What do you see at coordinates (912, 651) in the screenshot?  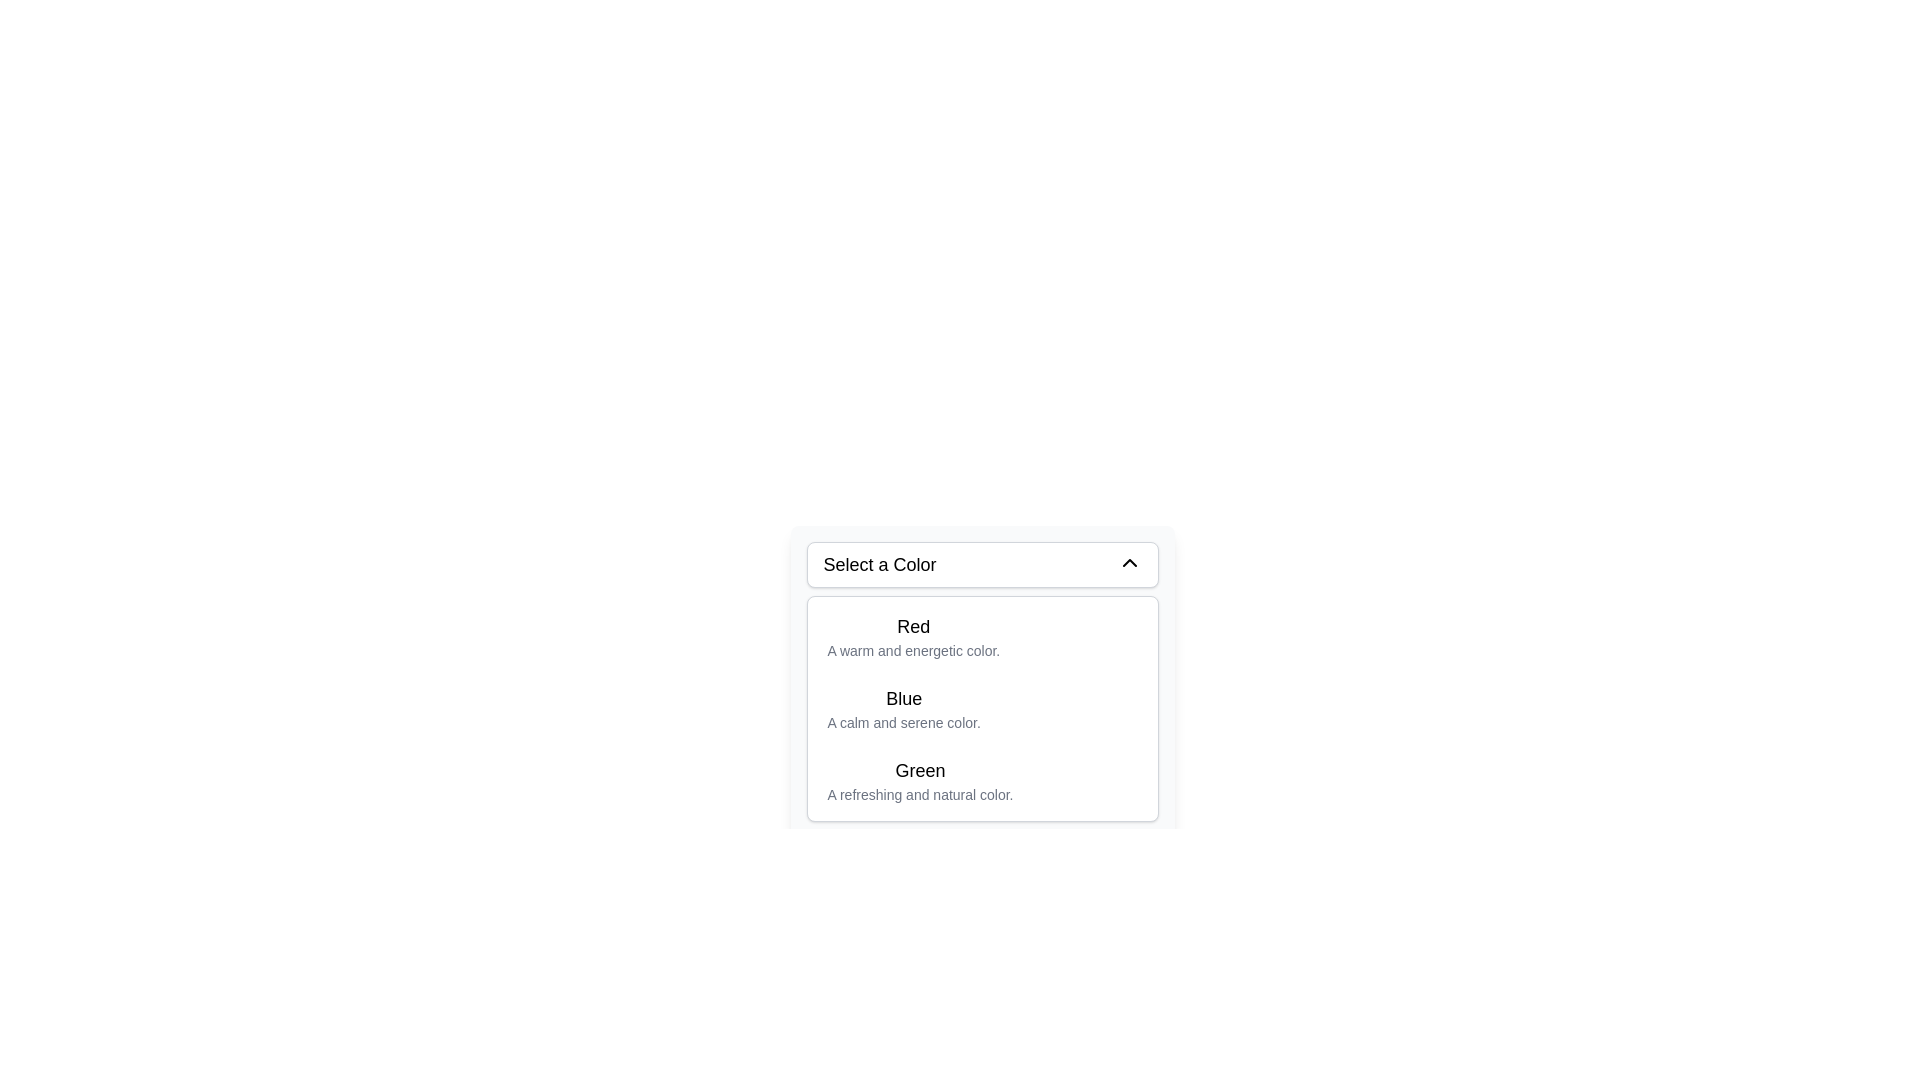 I see `the descriptive subtitle text 'A warm and energetic color.' which is located below the 'Red' label in the dropdown list` at bounding box center [912, 651].